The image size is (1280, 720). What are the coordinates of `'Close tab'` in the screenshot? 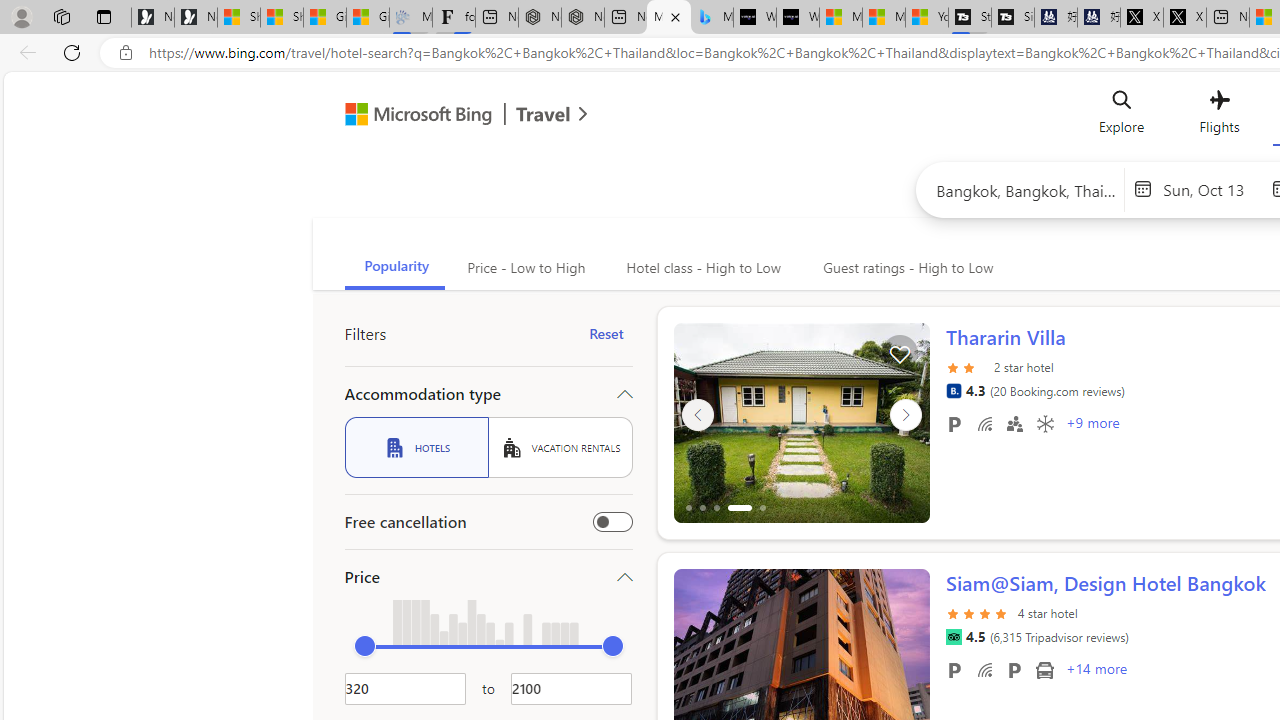 It's located at (675, 17).